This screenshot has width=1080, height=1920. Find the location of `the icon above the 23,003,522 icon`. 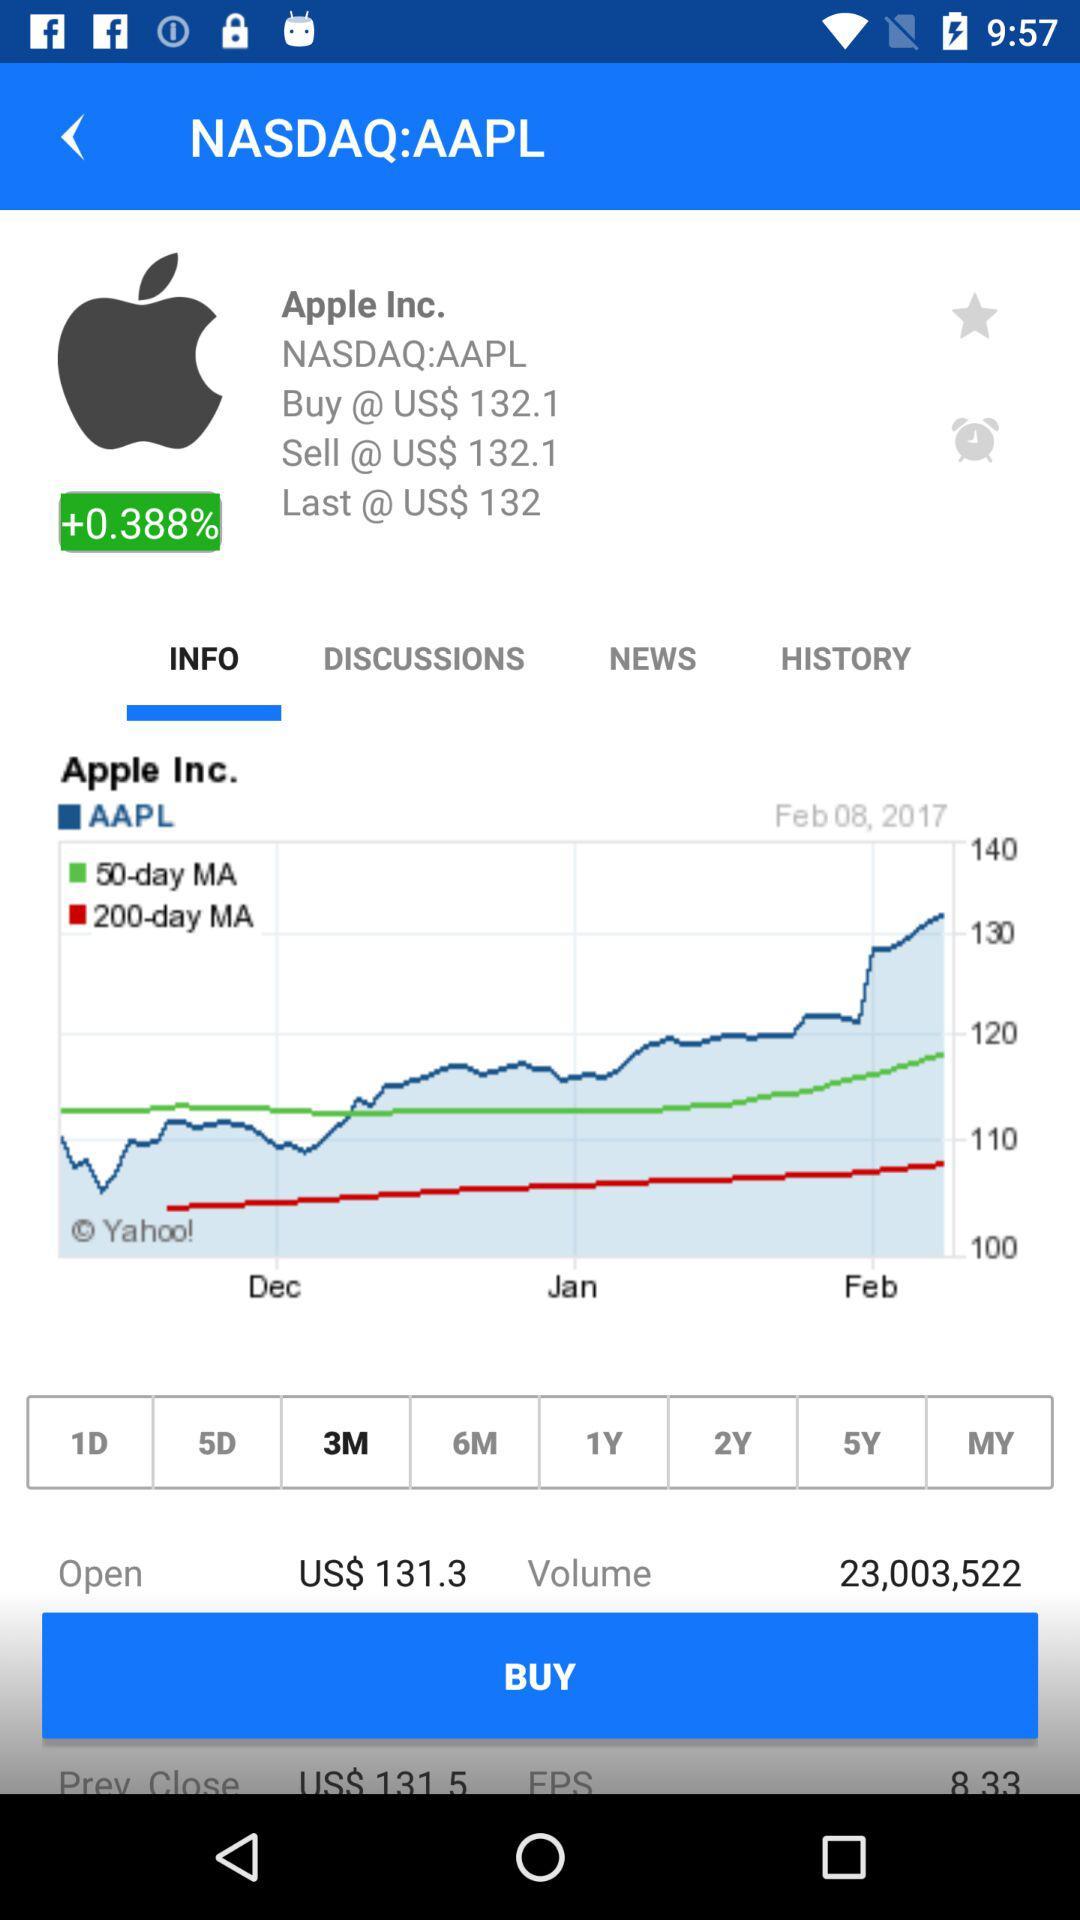

the icon above the 23,003,522 icon is located at coordinates (860, 1442).